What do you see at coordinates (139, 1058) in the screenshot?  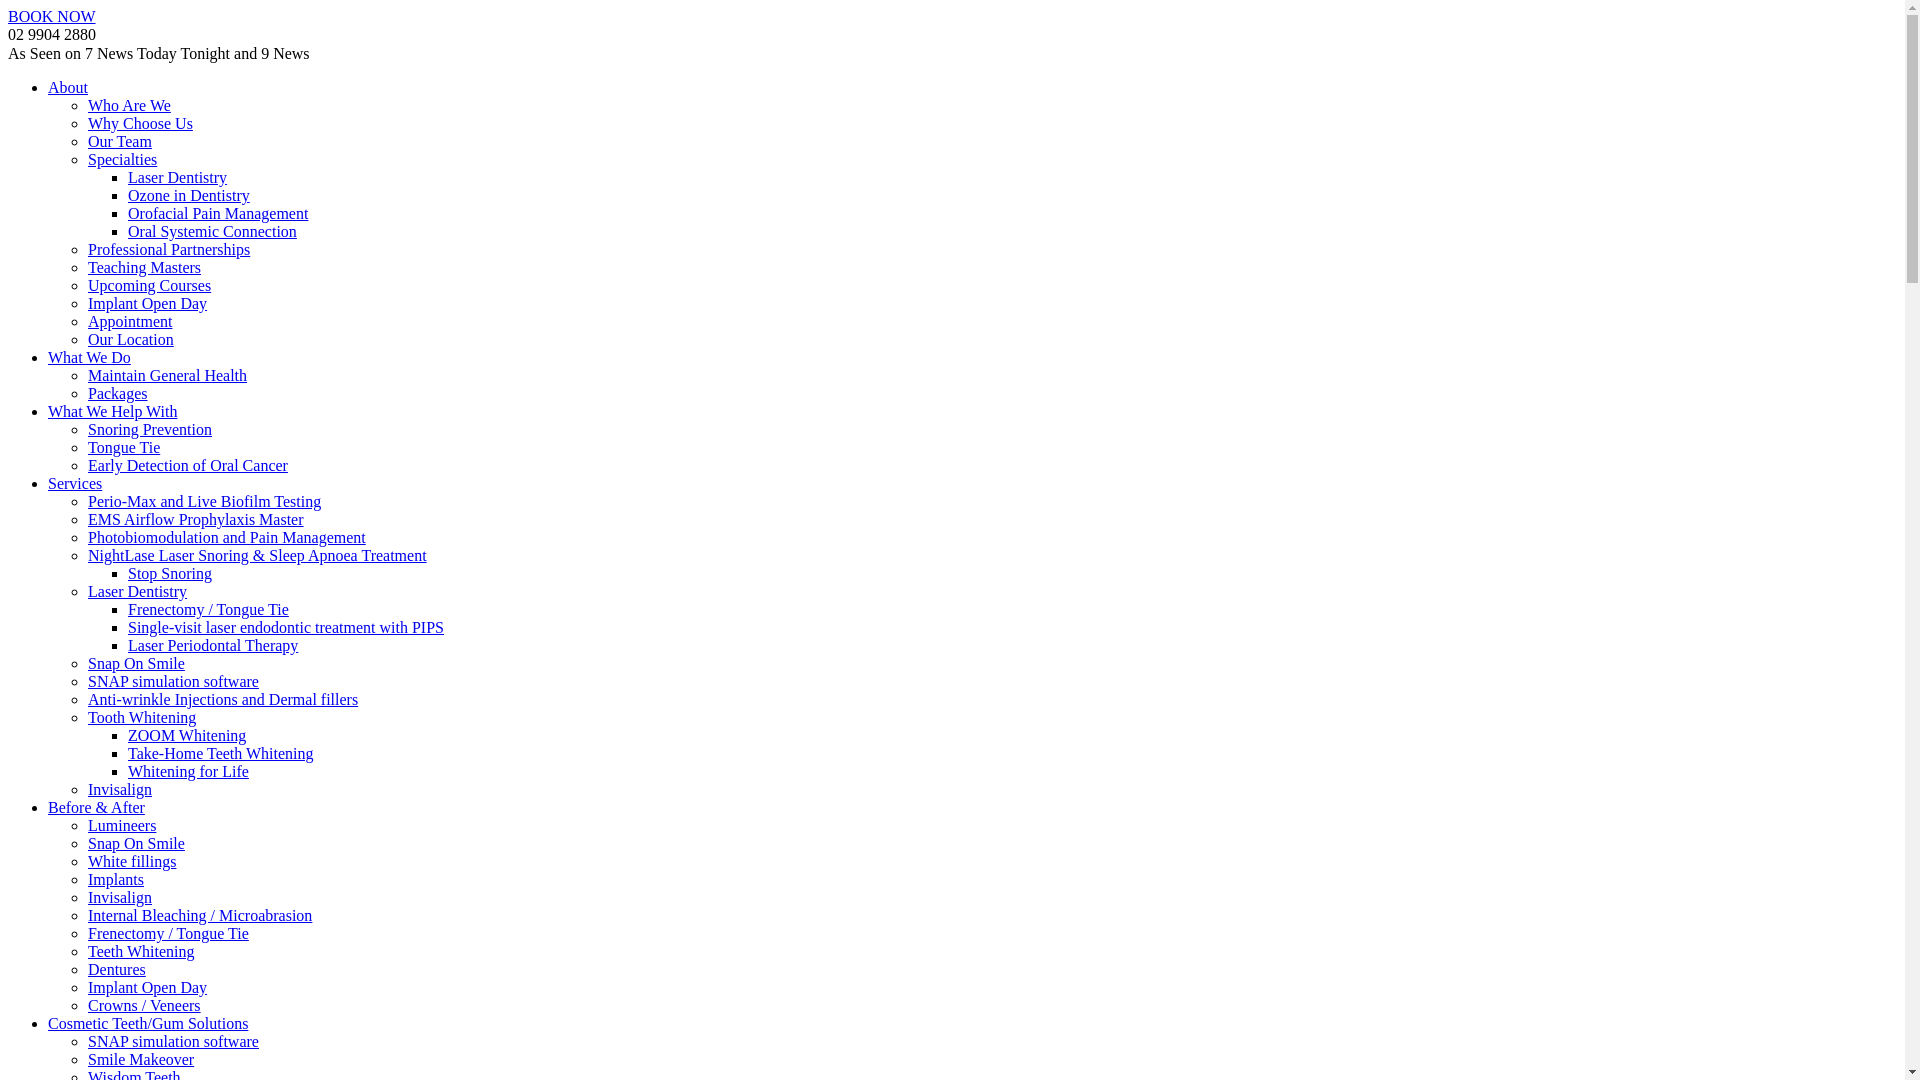 I see `'Smile Makeover'` at bounding box center [139, 1058].